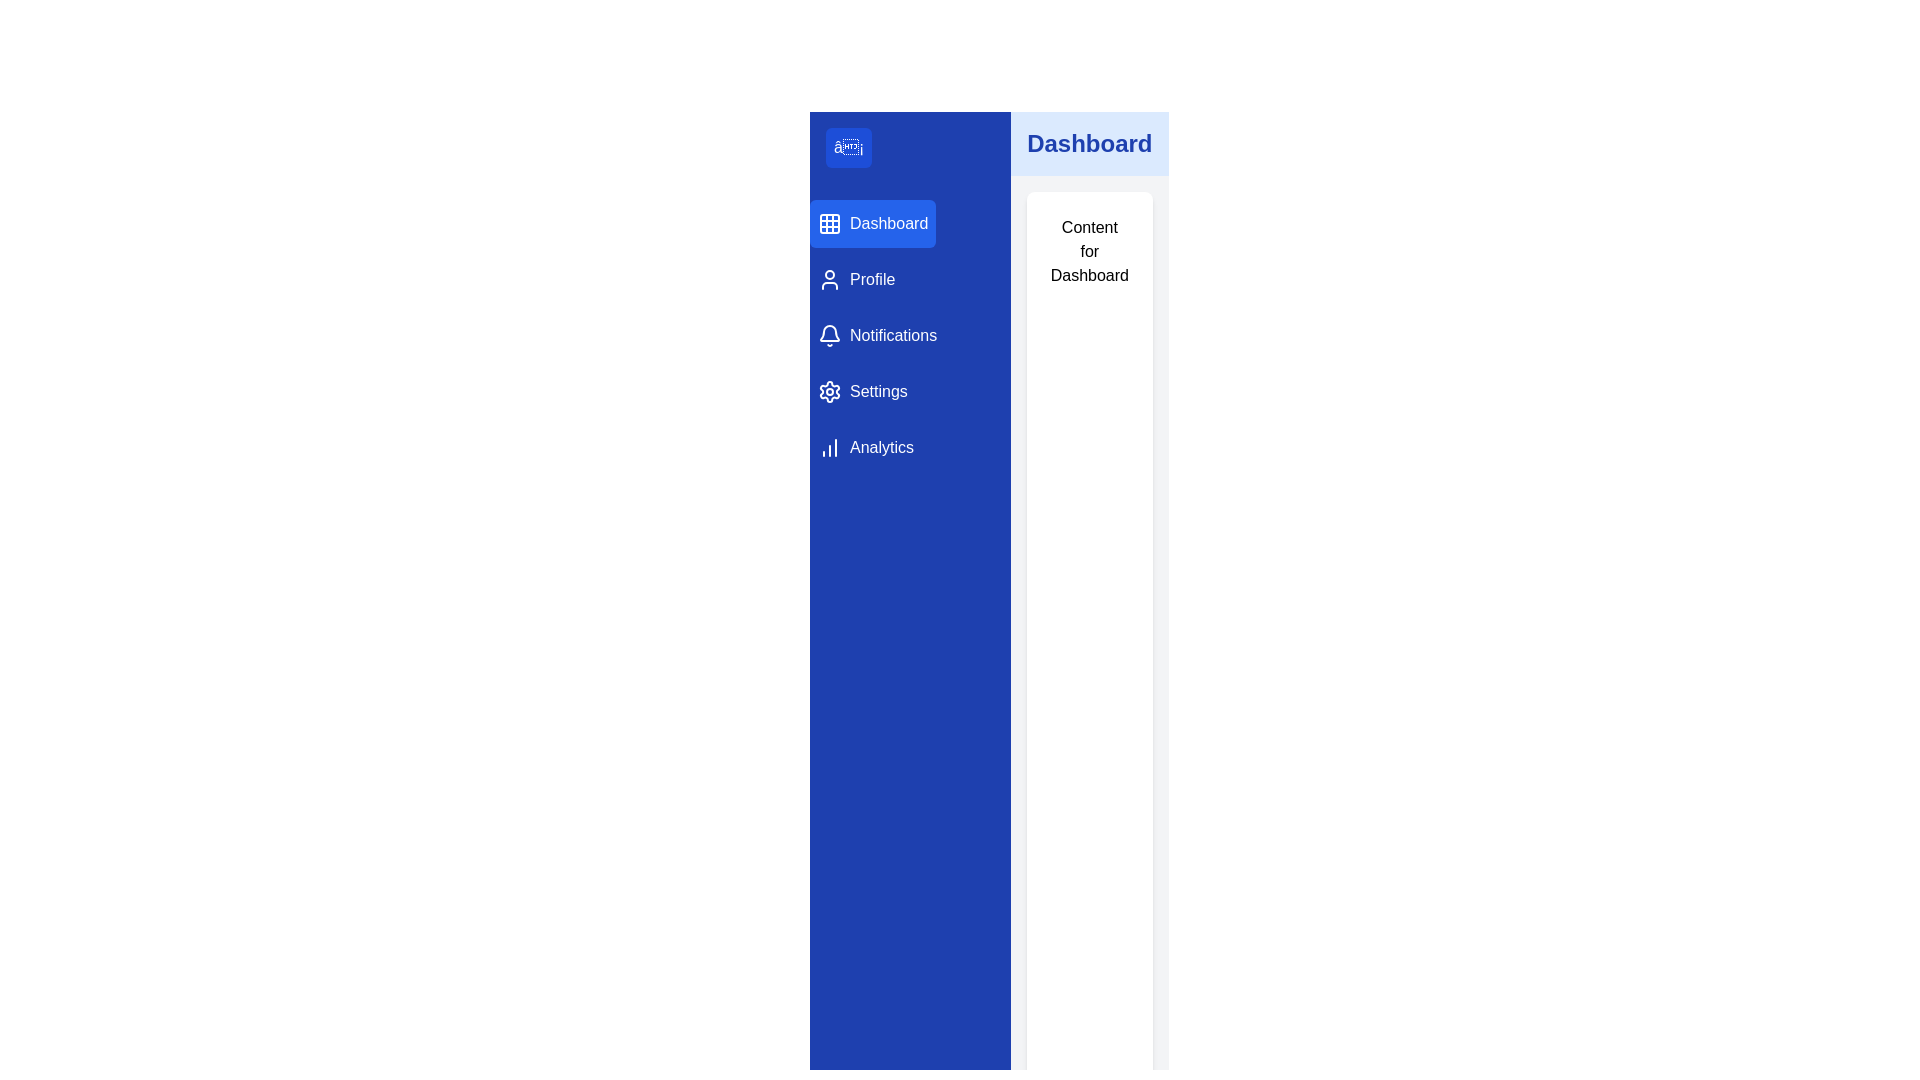 The image size is (1920, 1080). Describe the element at coordinates (849, 146) in the screenshot. I see `the menu toggle button located in the blue sidebar on the left, positioned near the 'Dashboard' menu button to trigger hover effects` at that location.